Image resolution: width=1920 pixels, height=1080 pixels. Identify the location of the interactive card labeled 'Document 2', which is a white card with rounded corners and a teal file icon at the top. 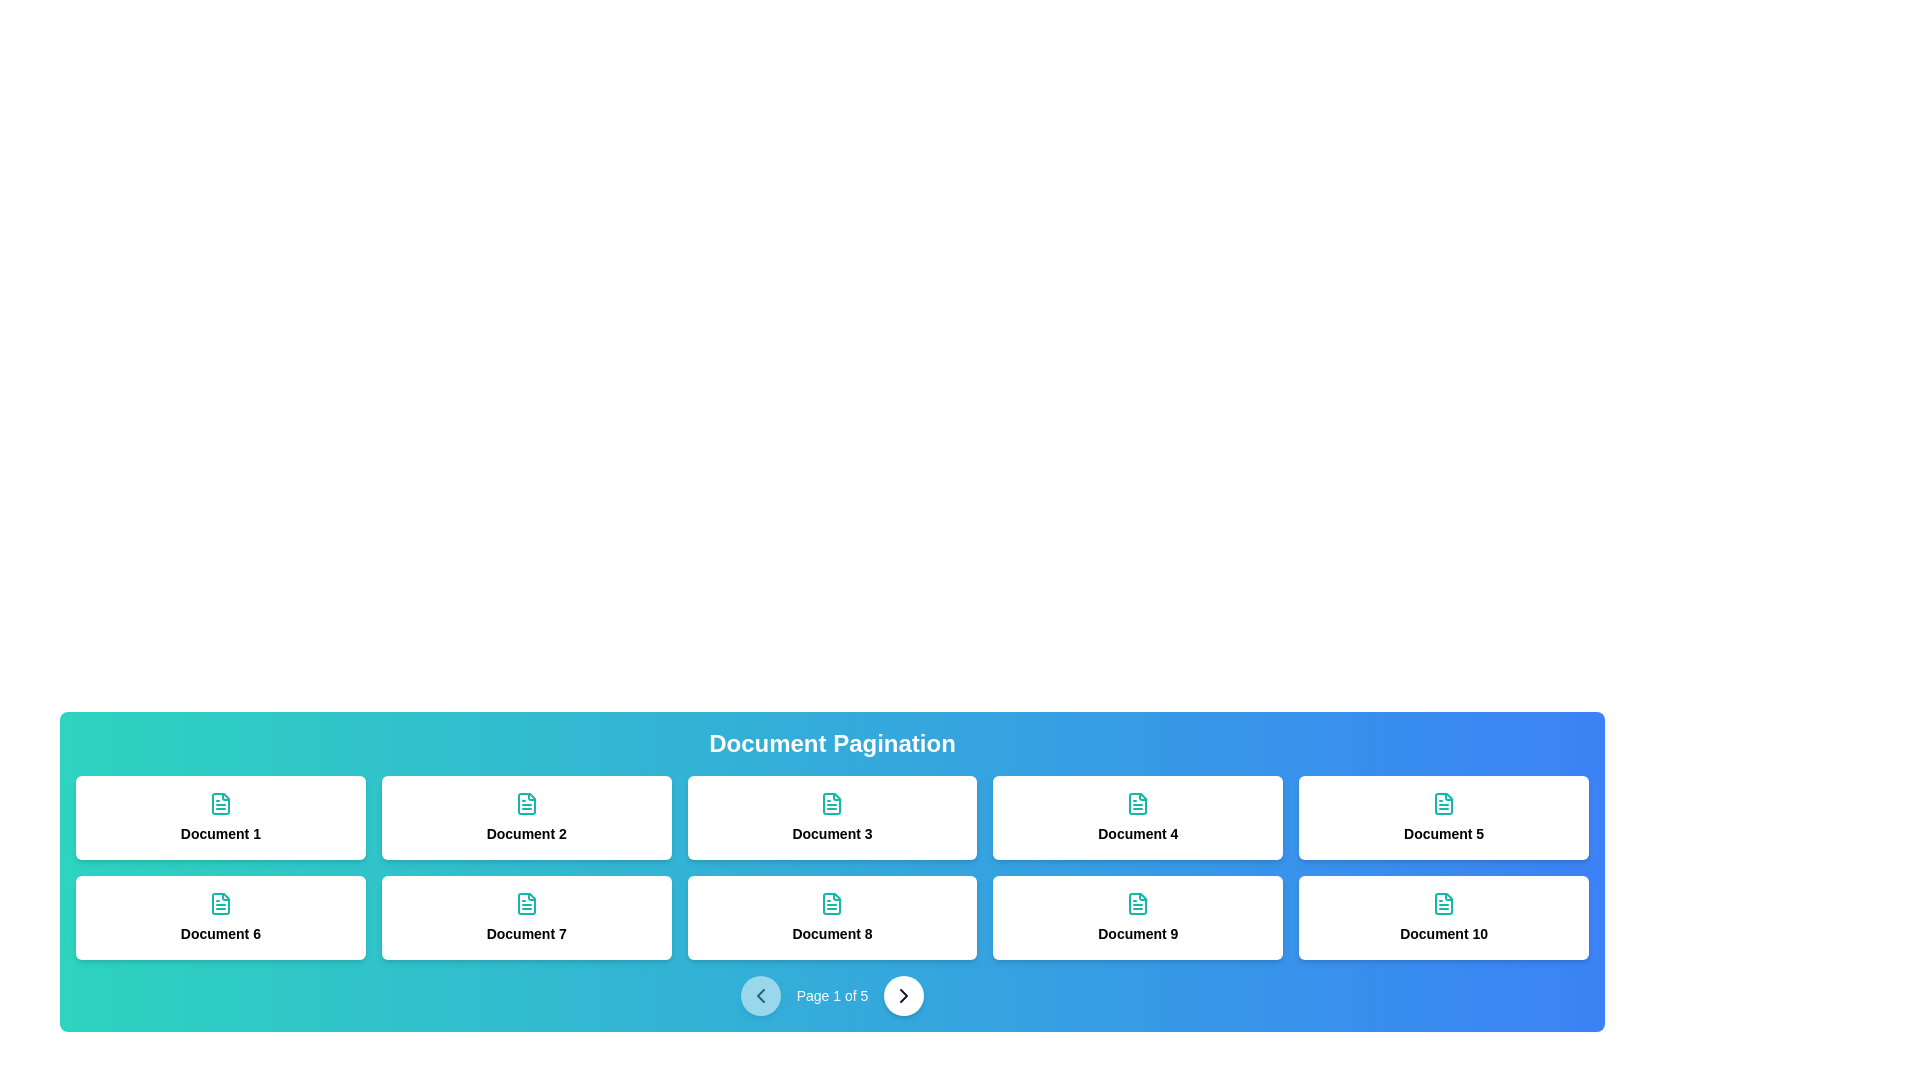
(526, 817).